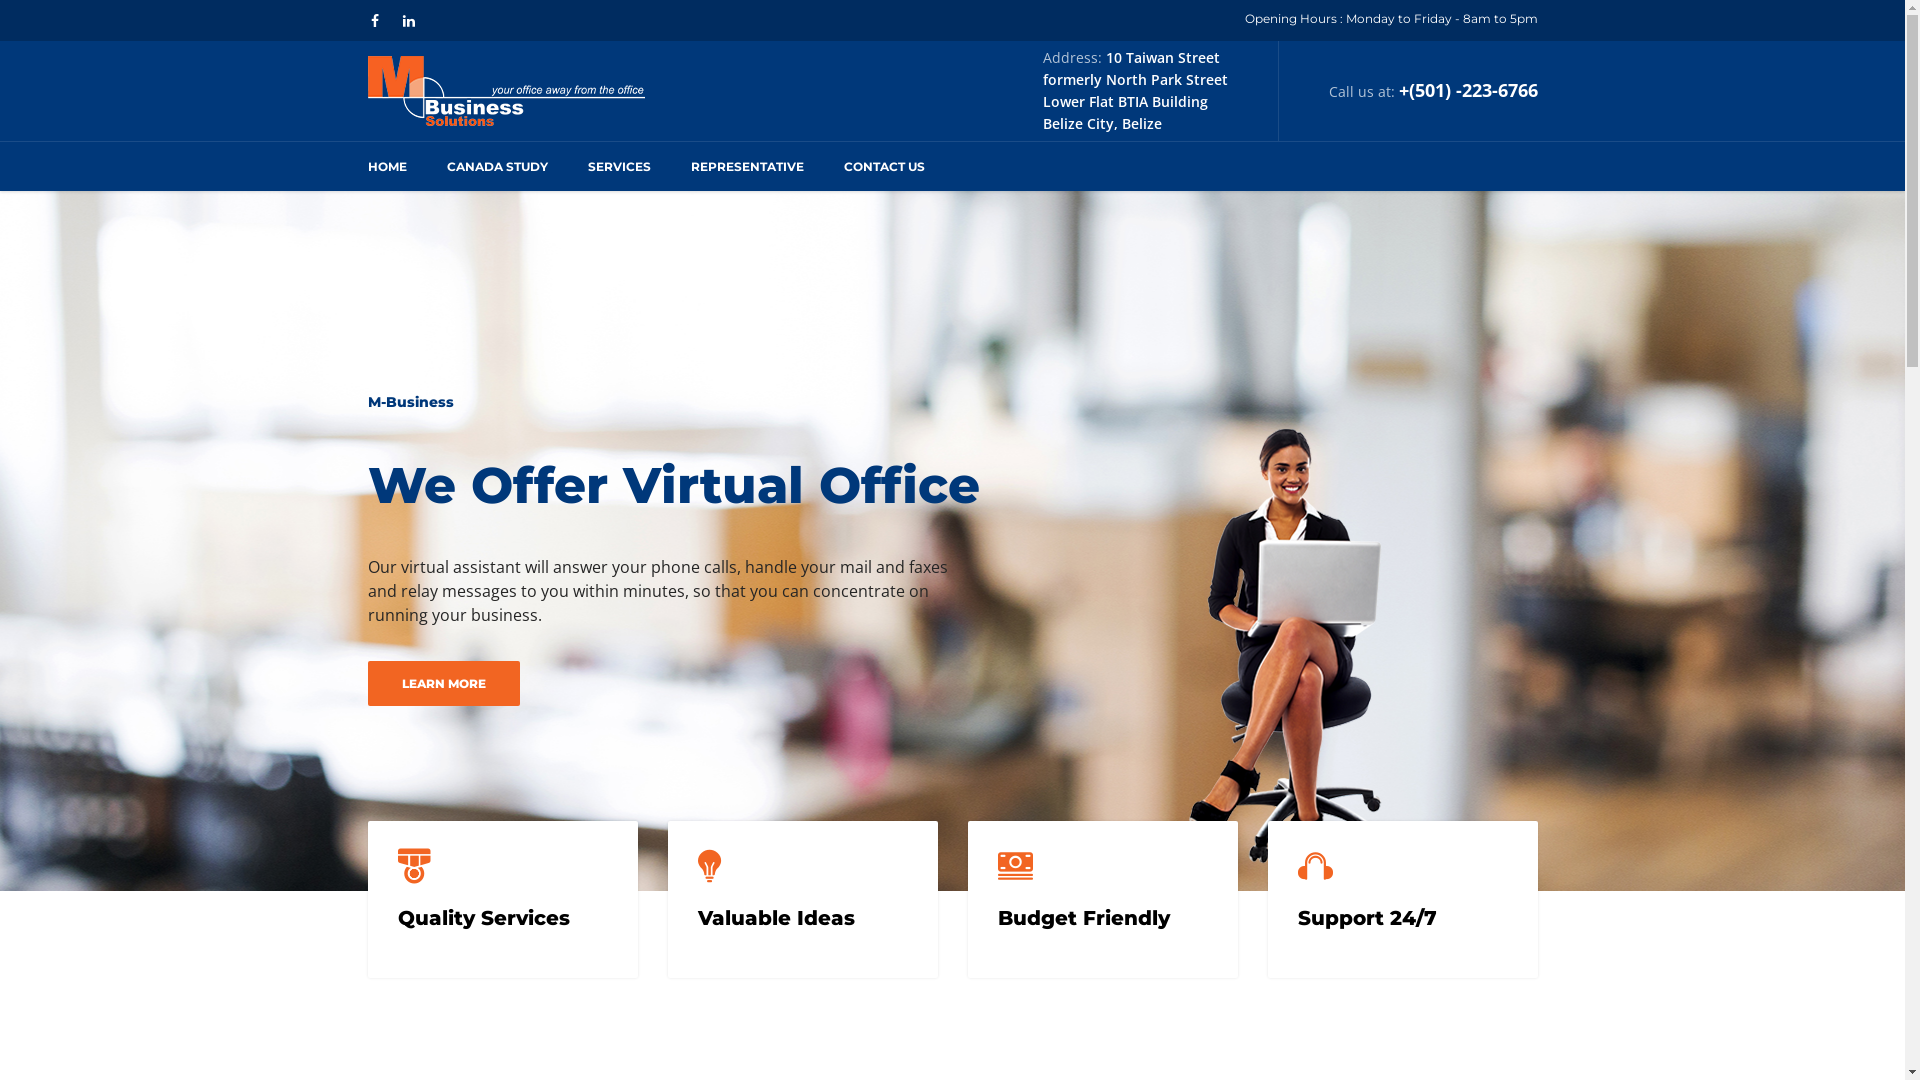  What do you see at coordinates (618, 165) in the screenshot?
I see `'SERVICES'` at bounding box center [618, 165].